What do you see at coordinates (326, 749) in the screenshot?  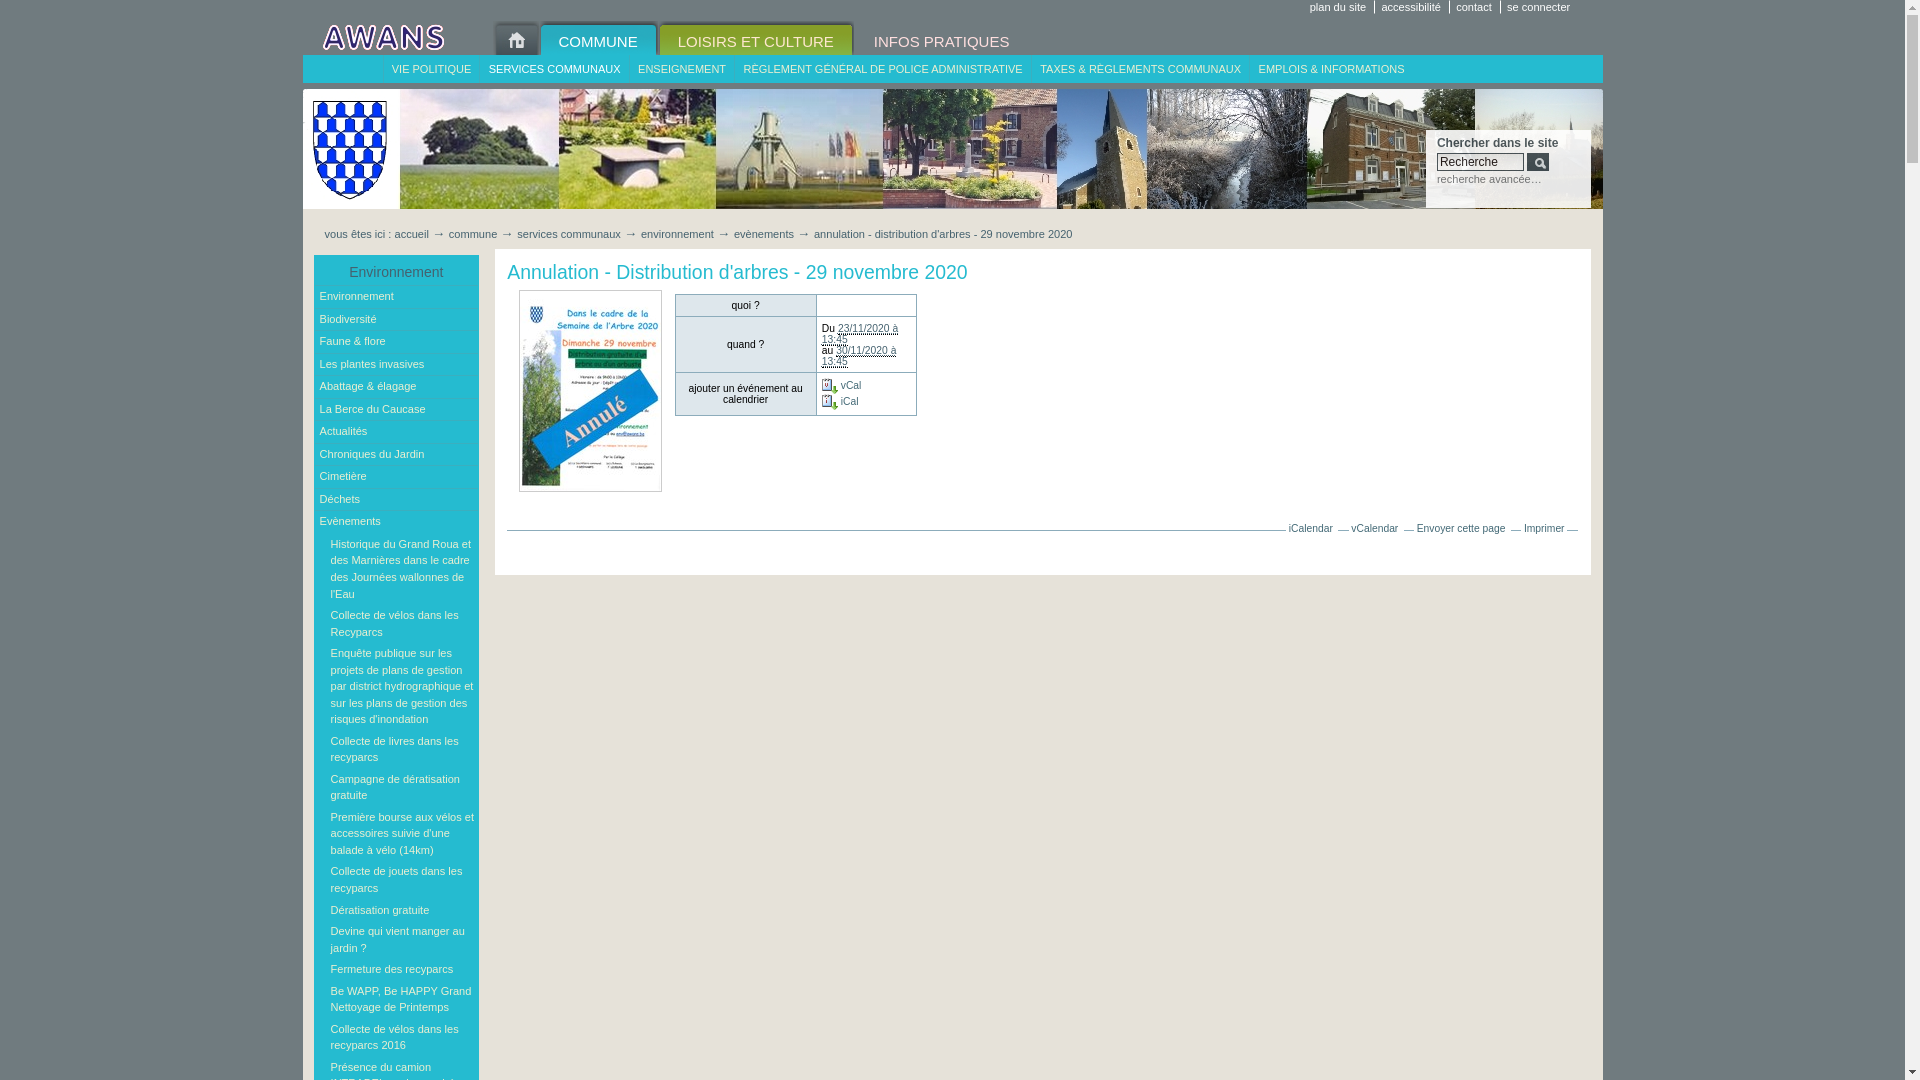 I see `'Collecte de livres dans les recyparcs'` at bounding box center [326, 749].